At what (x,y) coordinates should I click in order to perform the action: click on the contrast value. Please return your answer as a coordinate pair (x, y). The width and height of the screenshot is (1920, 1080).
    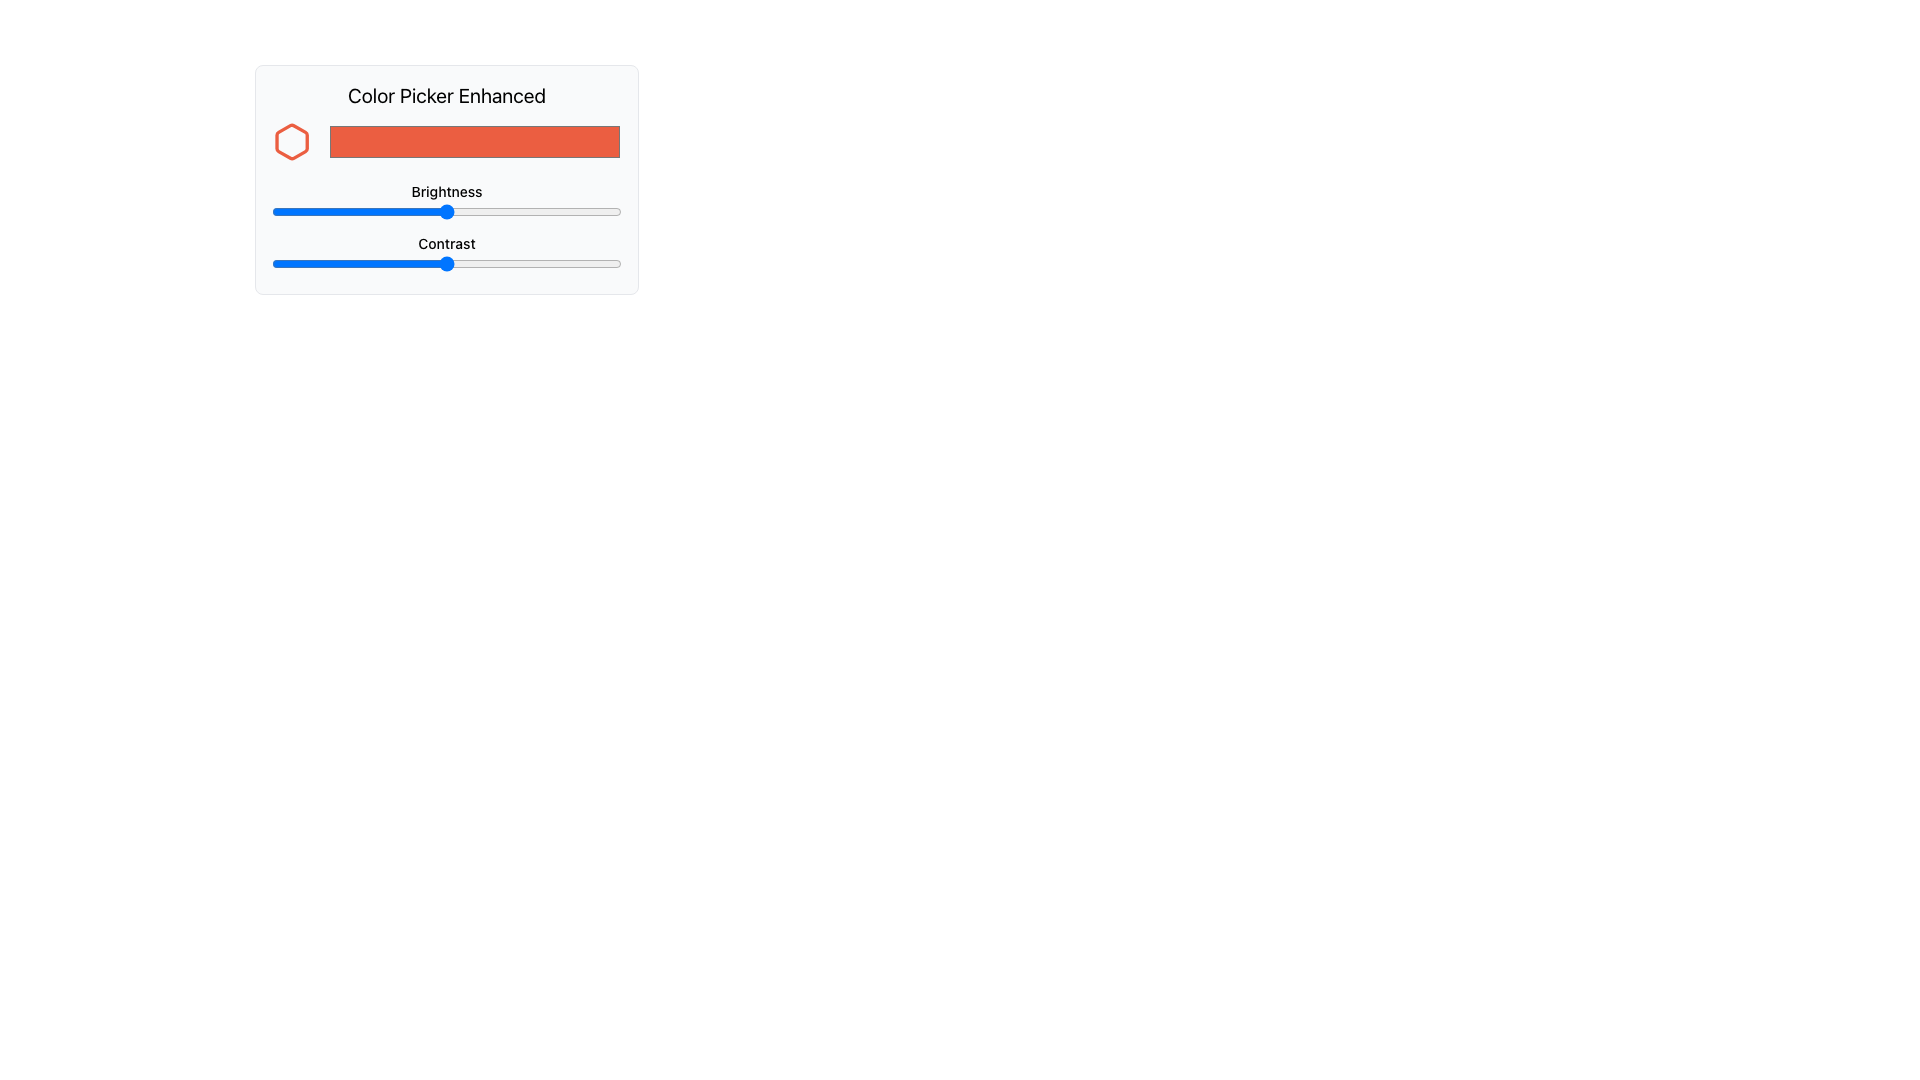
    Looking at the image, I should click on (617, 262).